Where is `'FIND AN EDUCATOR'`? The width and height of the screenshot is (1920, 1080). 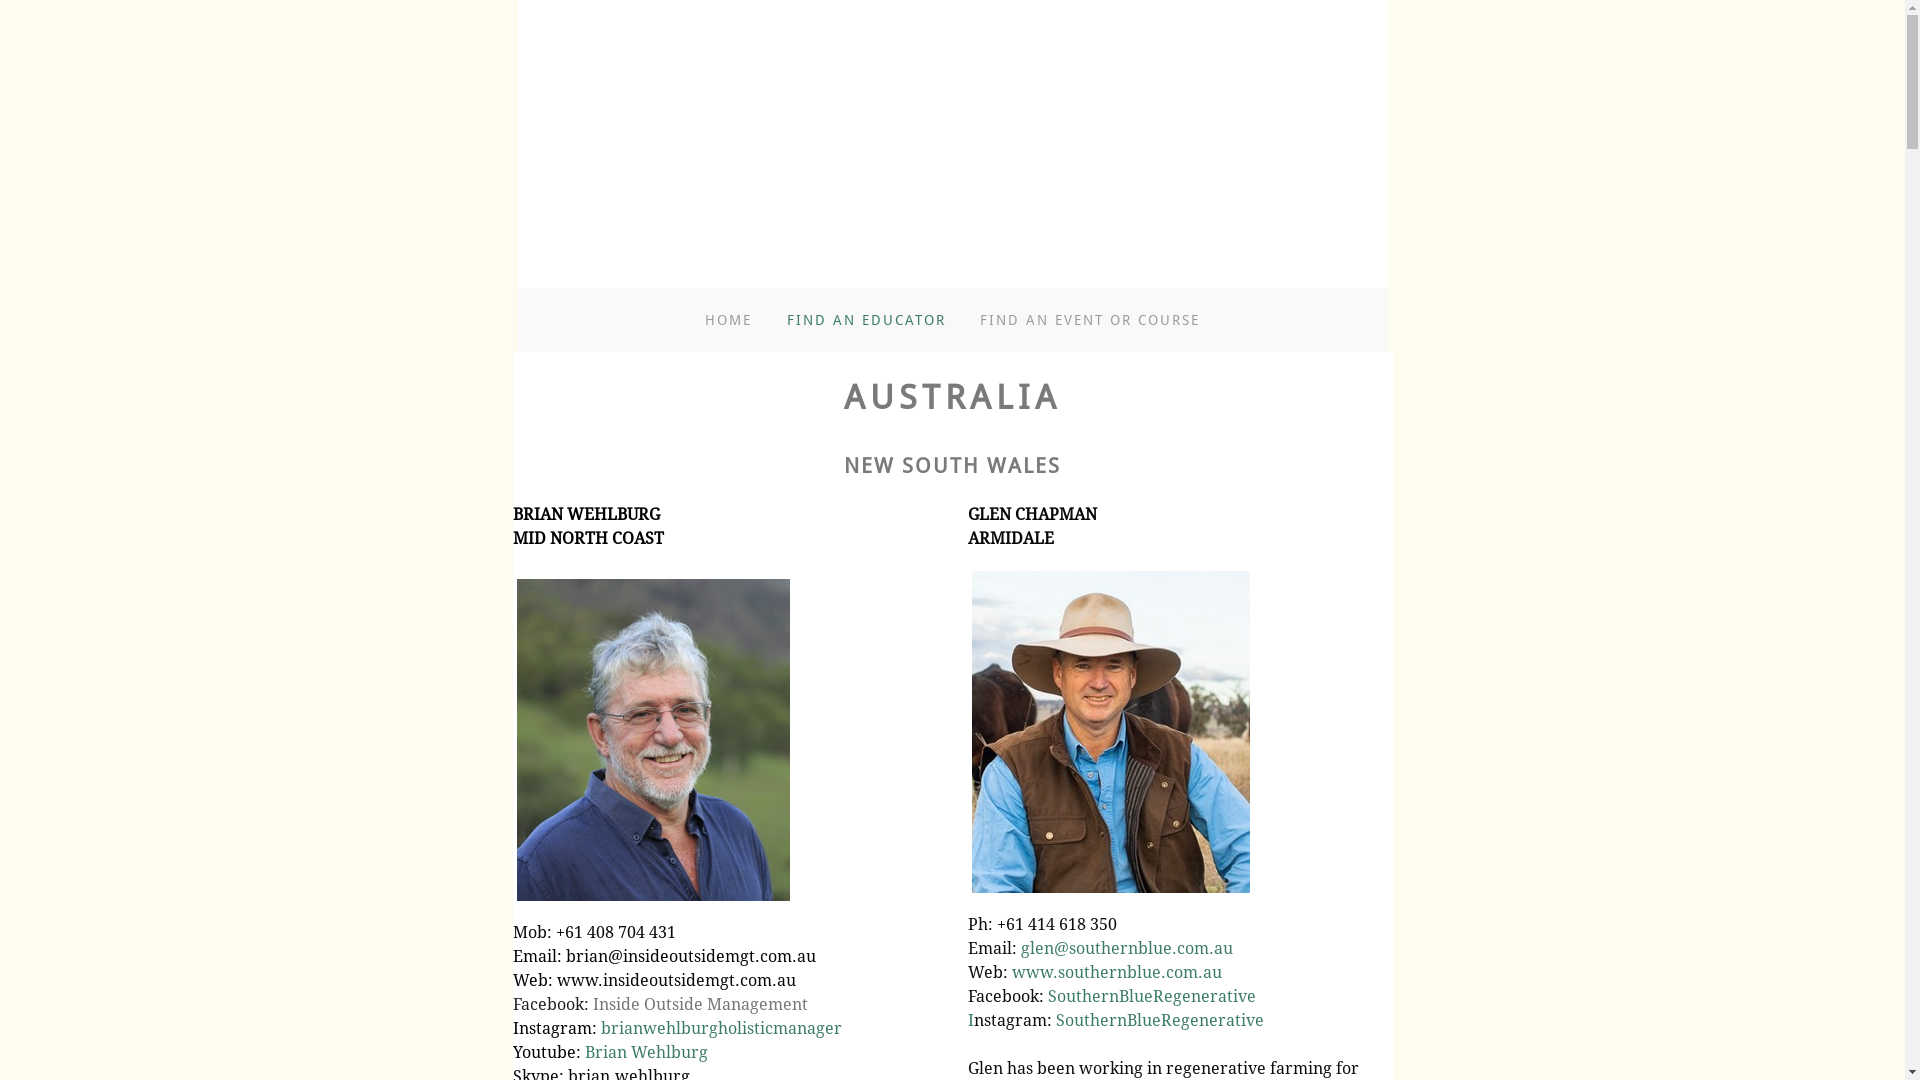 'FIND AN EDUCATOR' is located at coordinates (865, 319).